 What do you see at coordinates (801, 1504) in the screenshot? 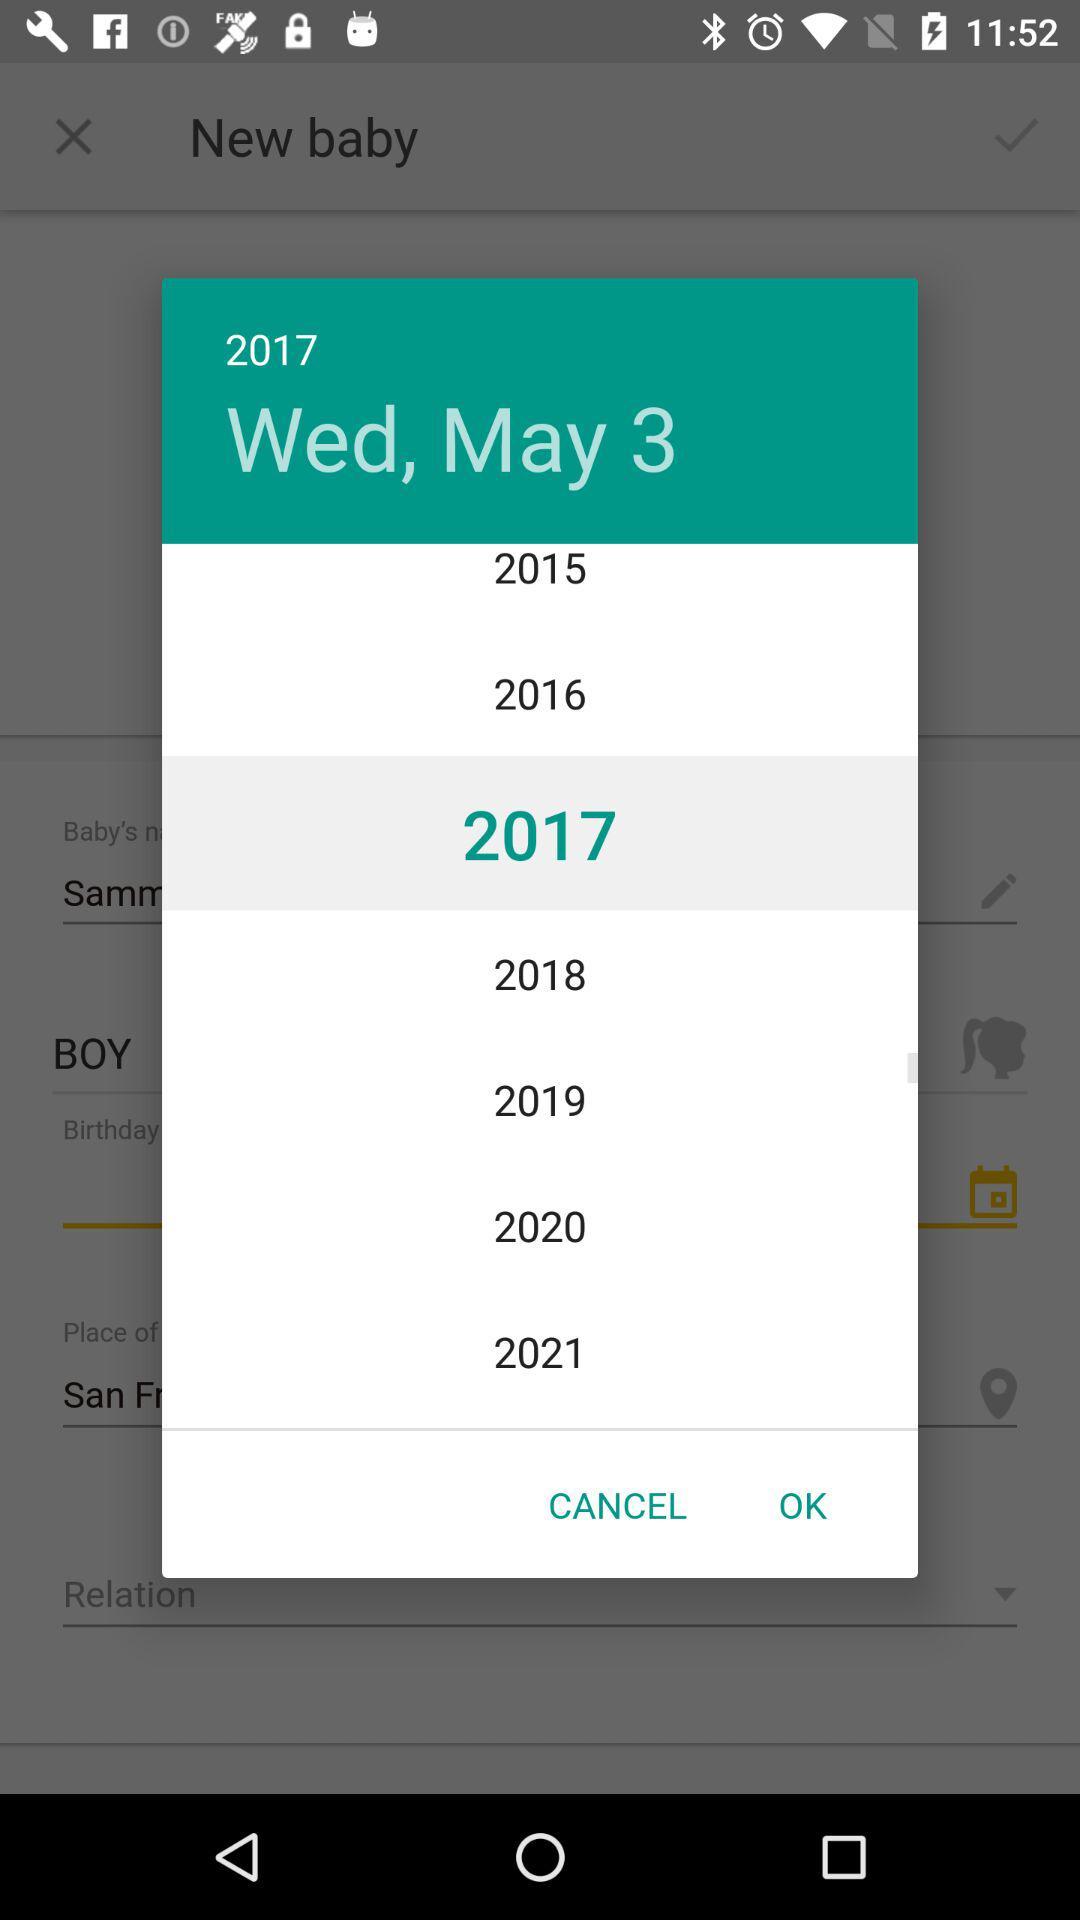
I see `the icon to the right of the cancel` at bounding box center [801, 1504].